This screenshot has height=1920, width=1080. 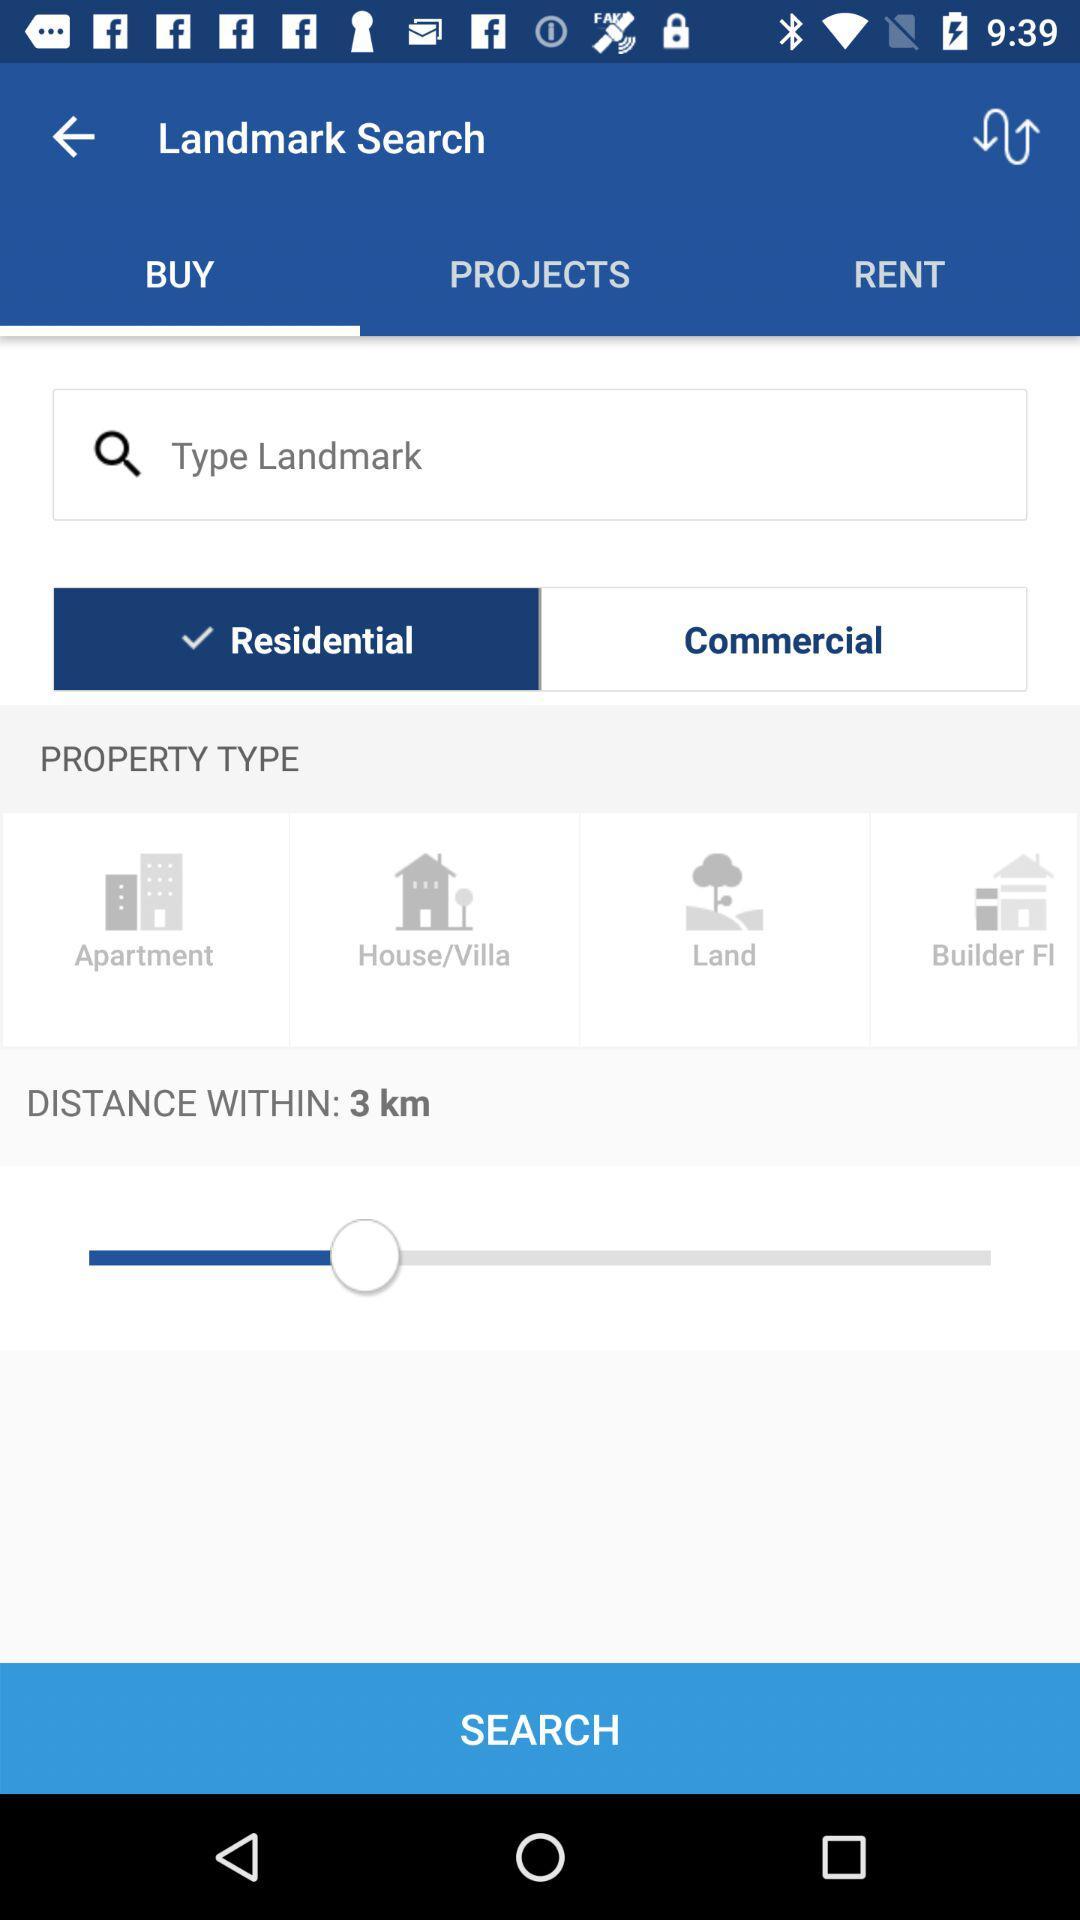 I want to click on item below property type icon, so click(x=974, y=928).